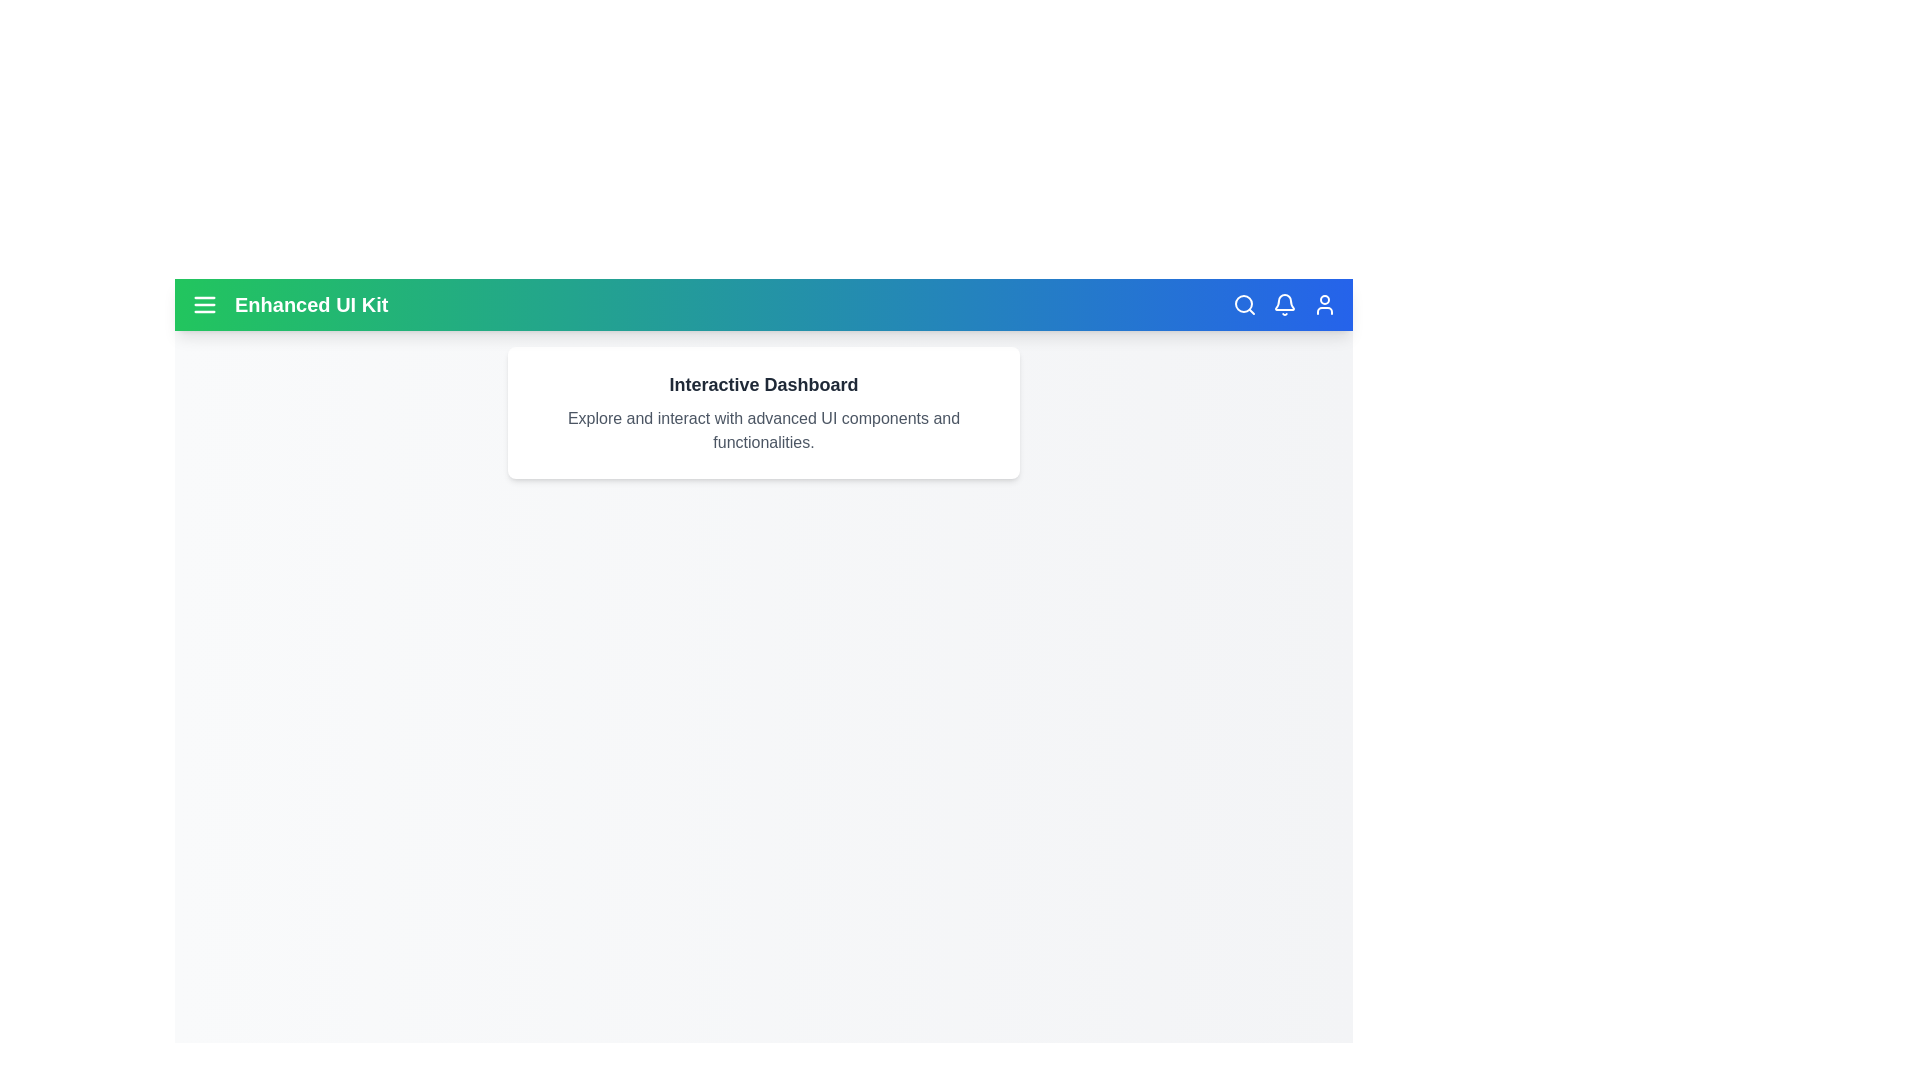 Image resolution: width=1920 pixels, height=1080 pixels. I want to click on menu icon to toggle the menu open or closed, so click(205, 304).